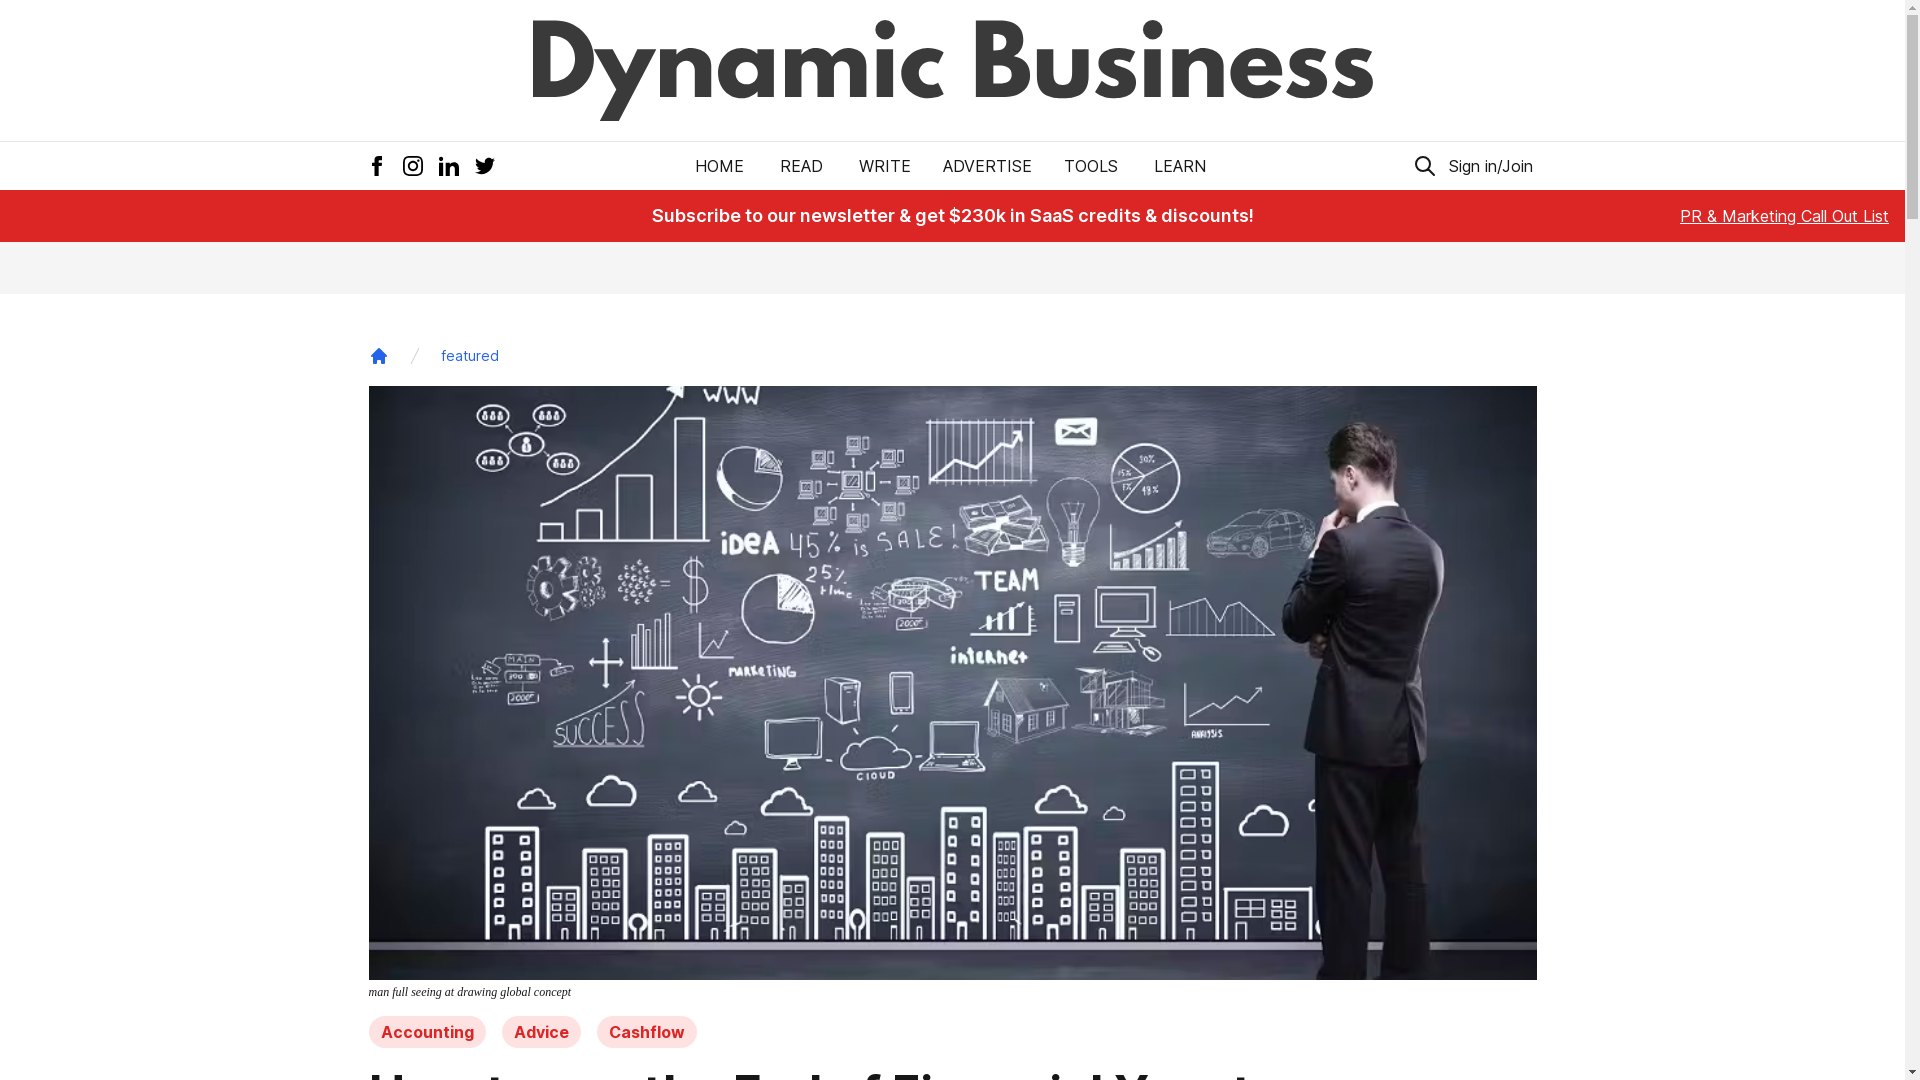  What do you see at coordinates (883, 164) in the screenshot?
I see `'WRITE'` at bounding box center [883, 164].